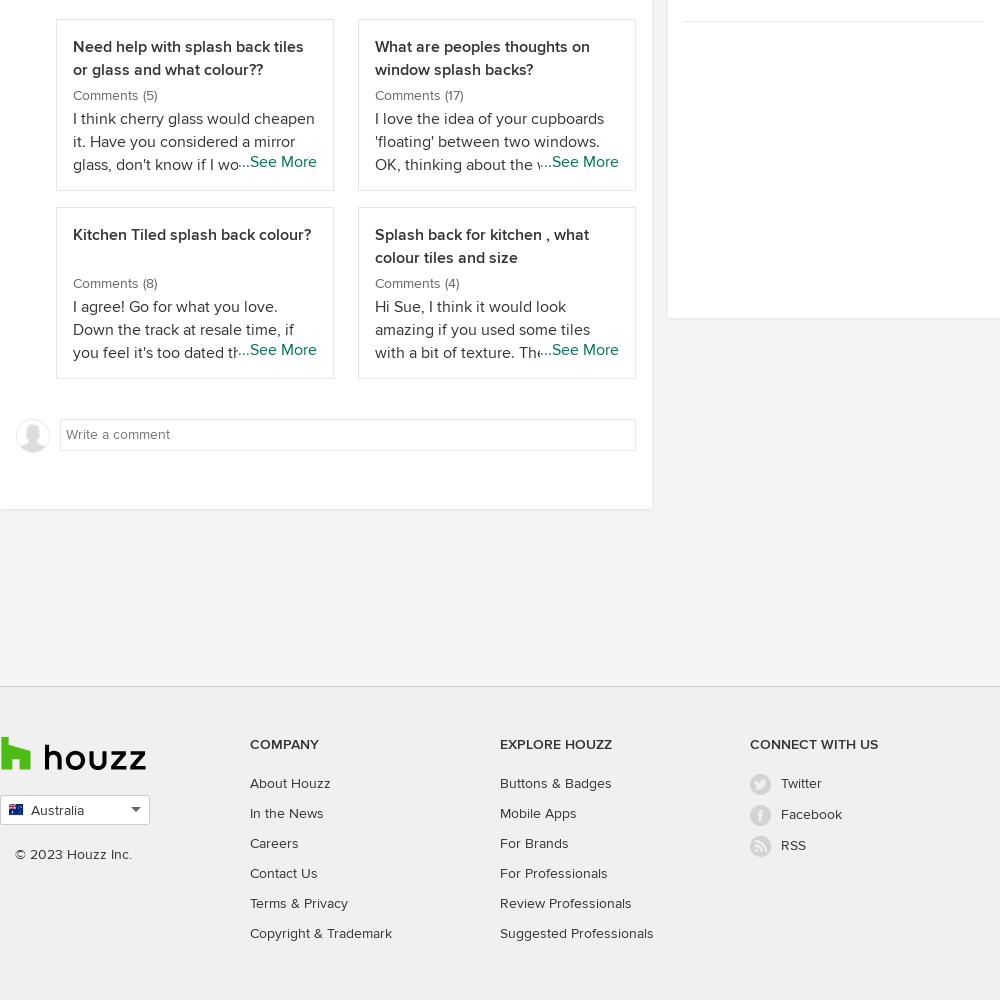 This screenshot has height=1000, width=1000. I want to click on 'Mobile Apps', so click(538, 812).